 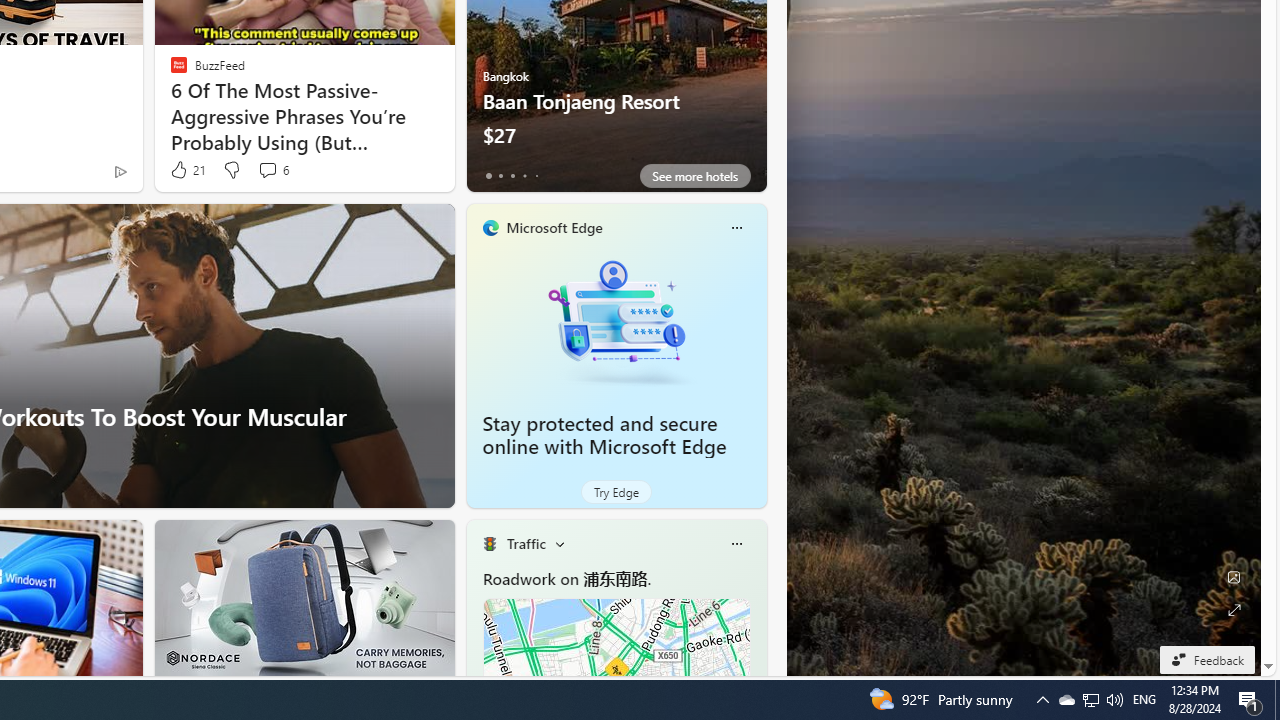 What do you see at coordinates (615, 492) in the screenshot?
I see `'Try Edge'` at bounding box center [615, 492].